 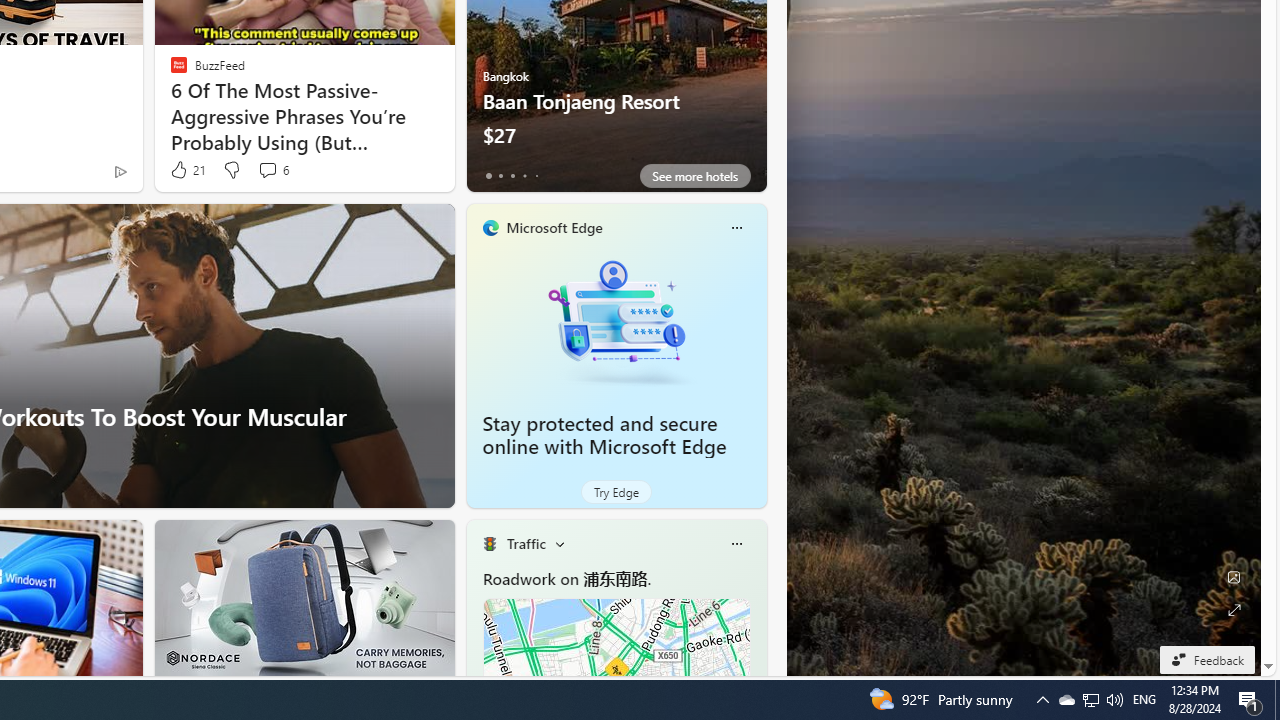 What do you see at coordinates (615, 492) in the screenshot?
I see `'Try Edge'` at bounding box center [615, 492].